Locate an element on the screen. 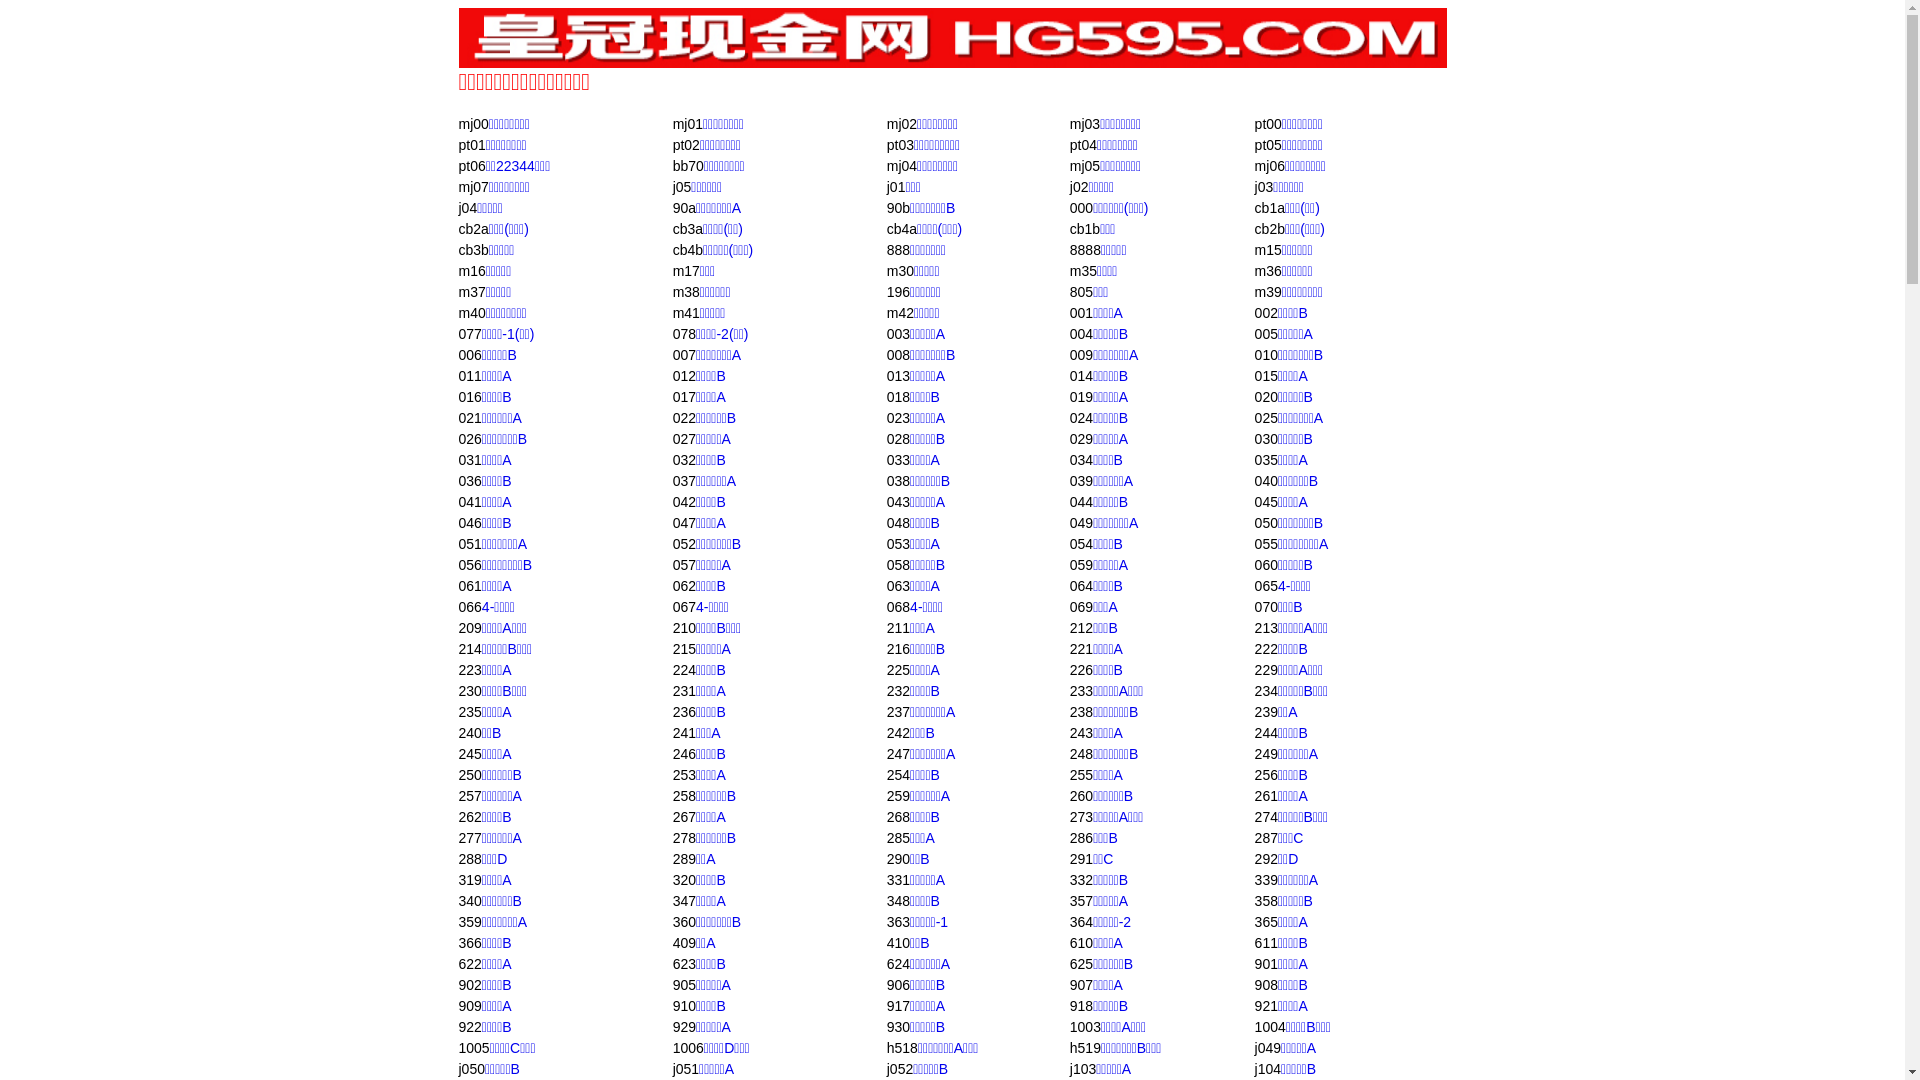 The height and width of the screenshot is (1080, 1920). '268' is located at coordinates (886, 817).